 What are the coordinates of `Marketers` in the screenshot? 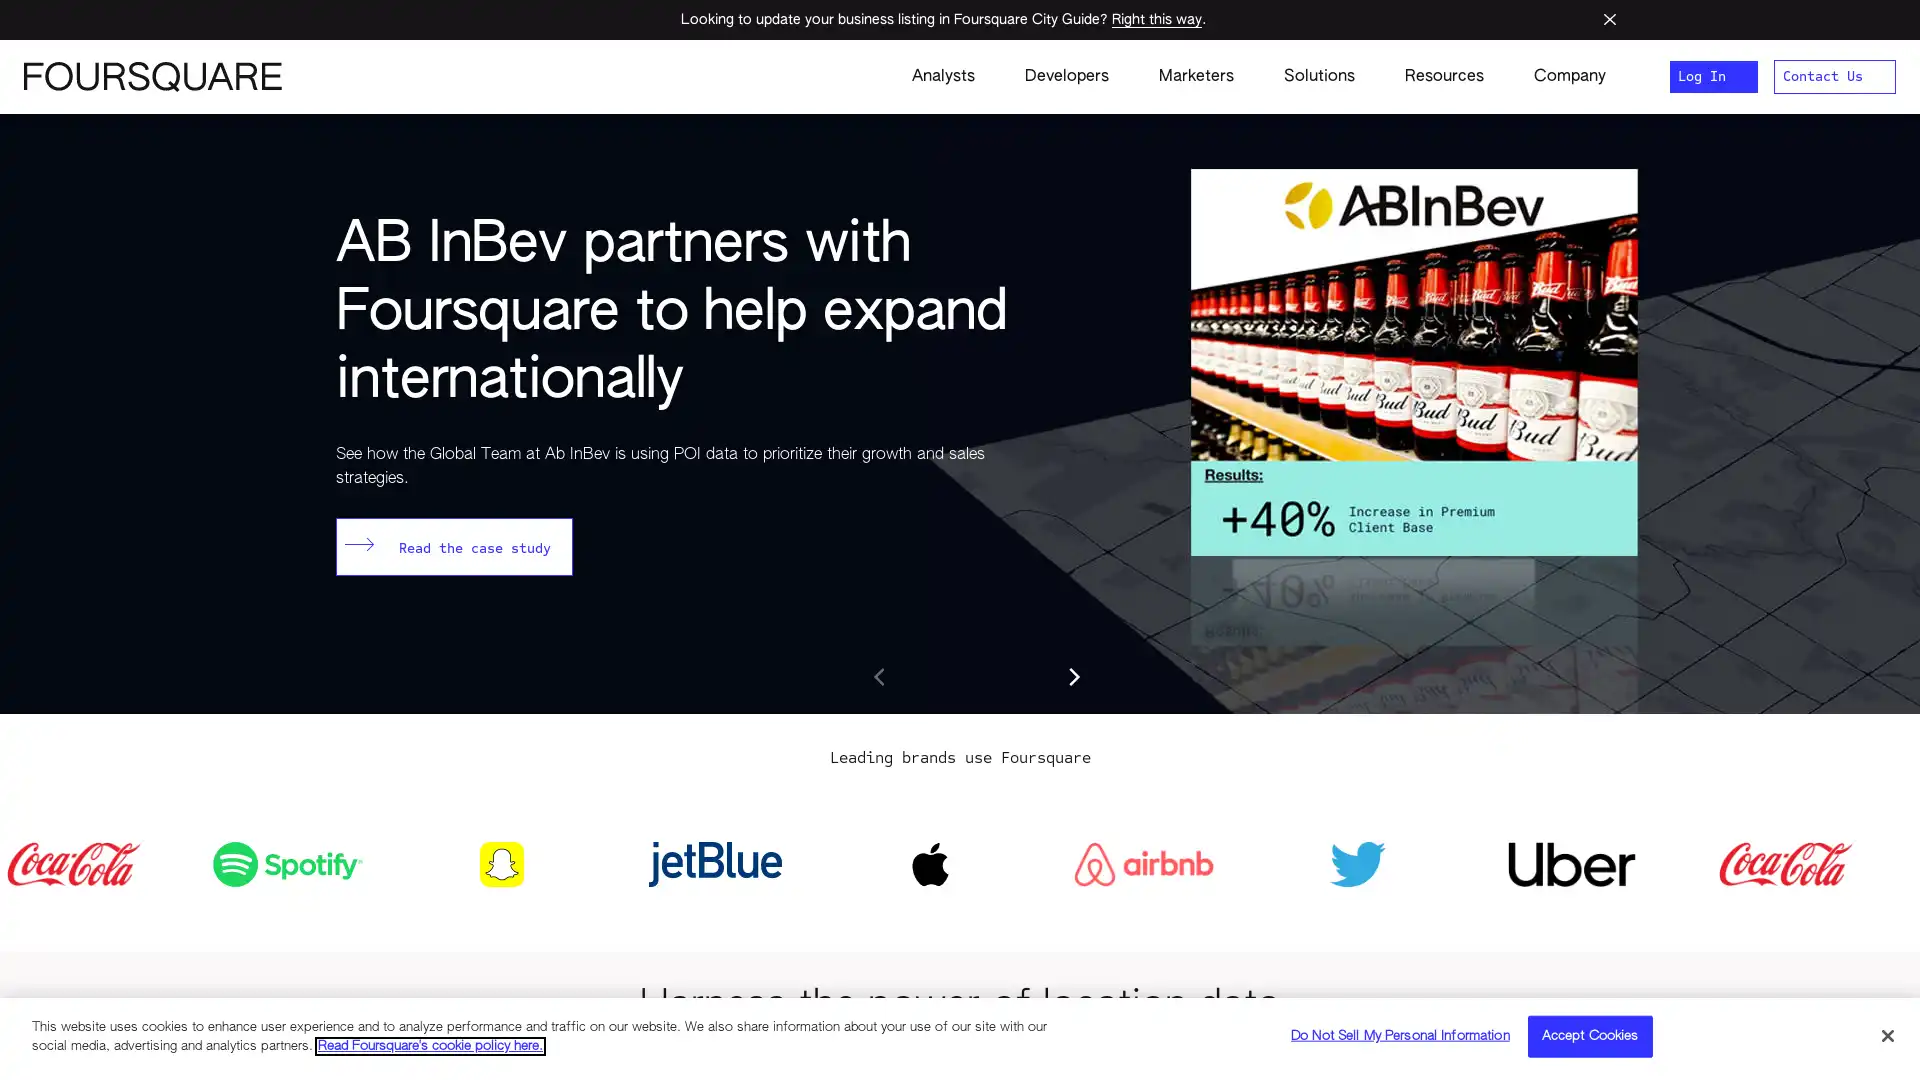 It's located at (1196, 76).